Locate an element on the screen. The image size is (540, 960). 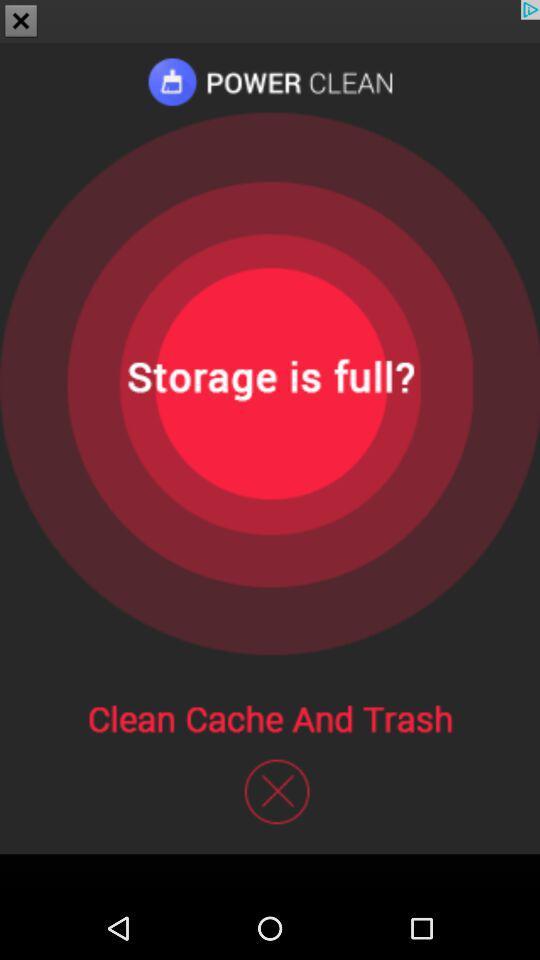
the close icon is located at coordinates (20, 20).